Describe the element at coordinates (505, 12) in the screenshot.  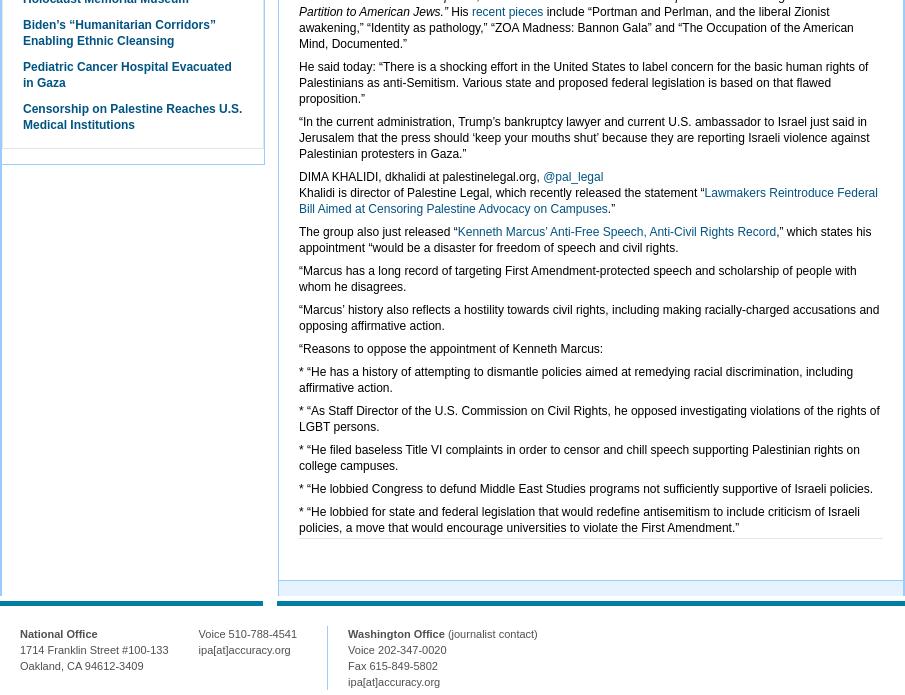
I see `'recent pieces'` at that location.